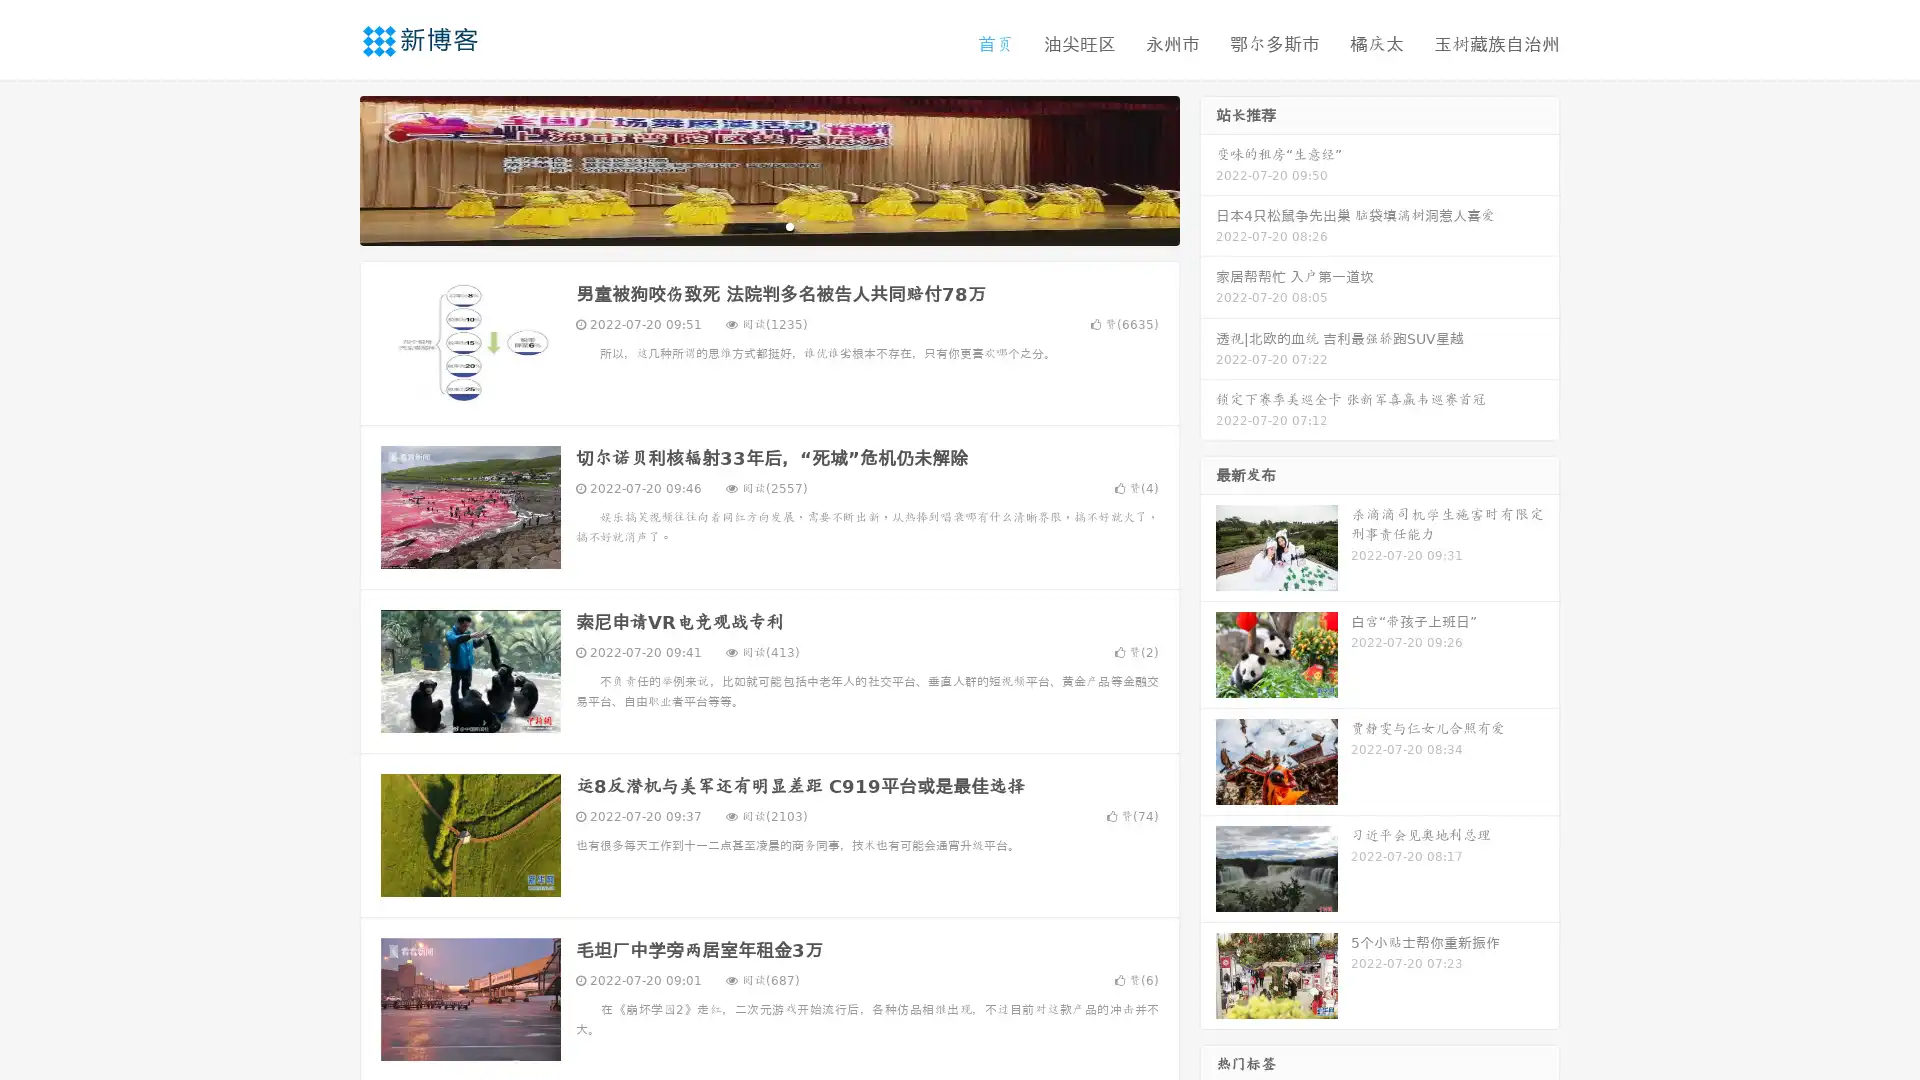 The width and height of the screenshot is (1920, 1080). Describe the element at coordinates (748, 225) in the screenshot. I see `Go to slide 1` at that location.